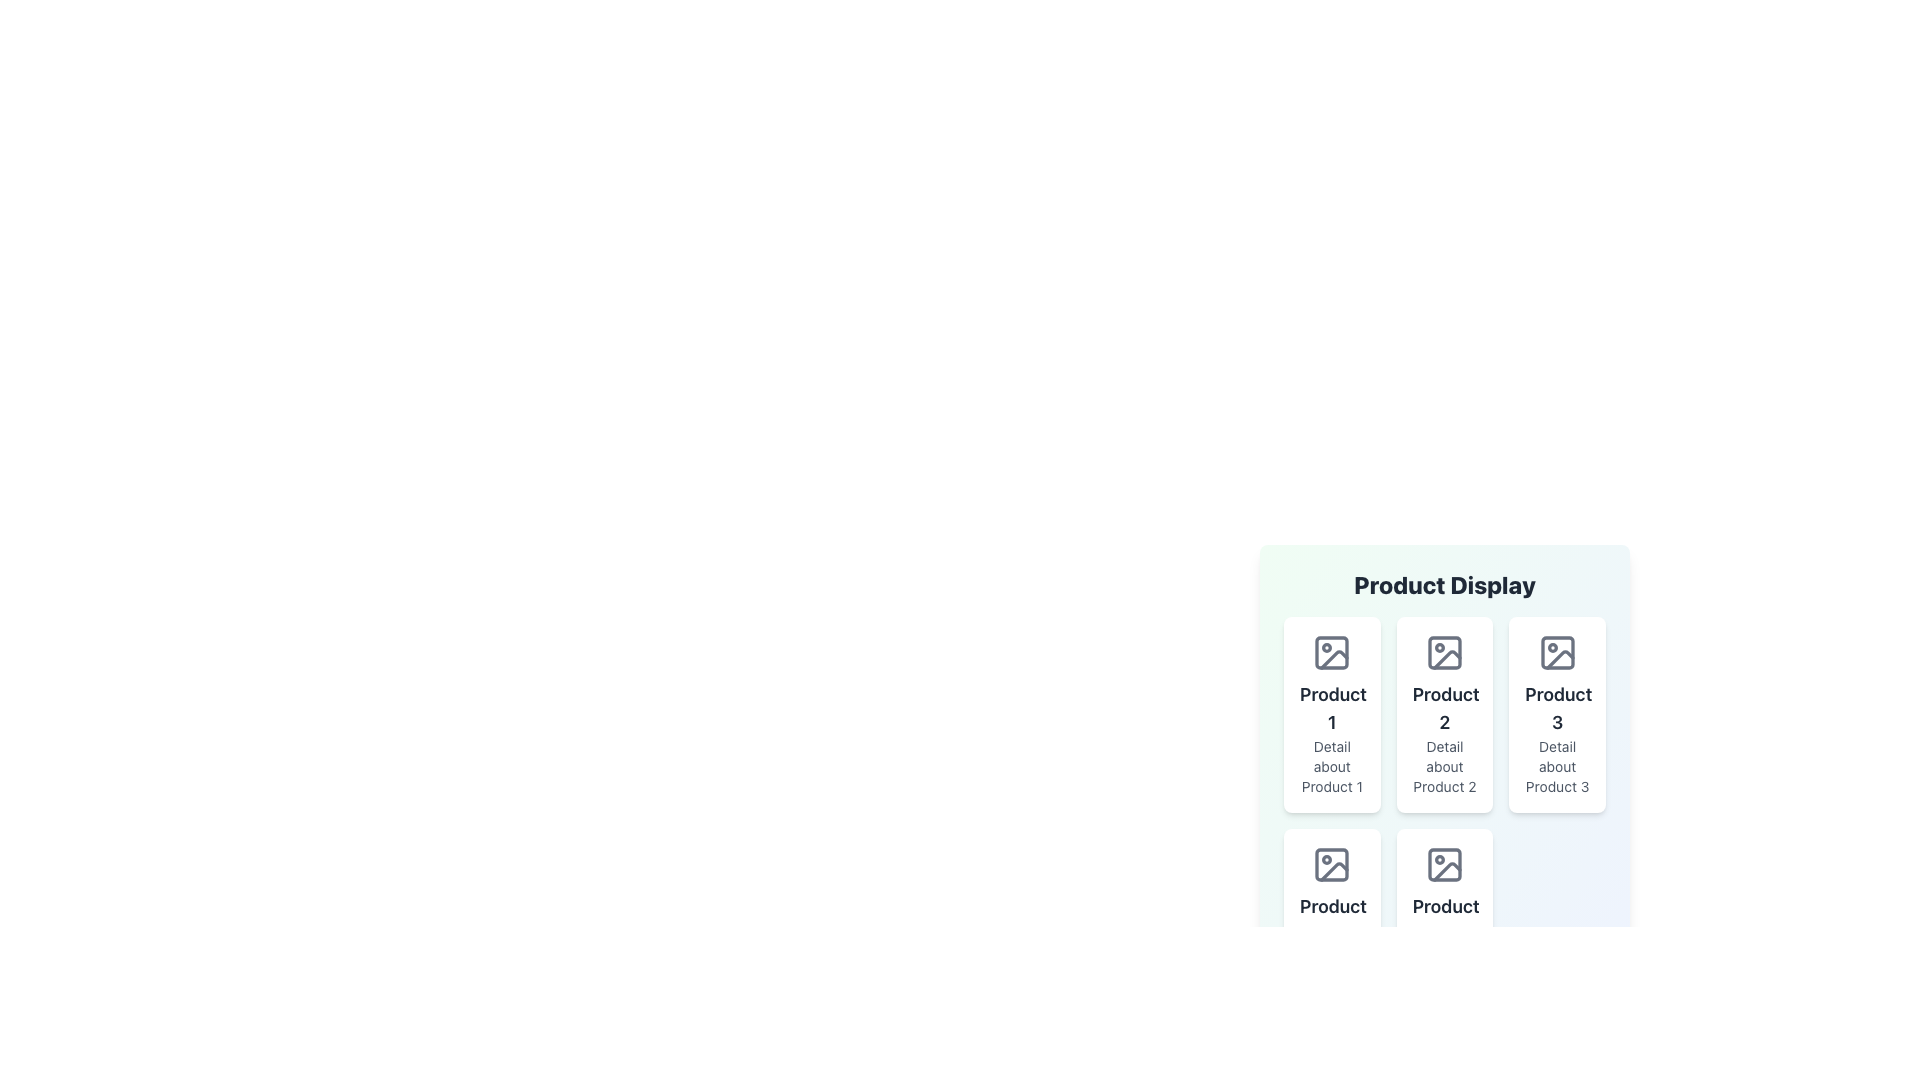 The width and height of the screenshot is (1920, 1080). Describe the element at coordinates (1332, 863) in the screenshot. I see `the small, rectangular icon with rounded corners located in the bottom-left section of the content grid within the fourth product card labeled 'Product'` at that location.